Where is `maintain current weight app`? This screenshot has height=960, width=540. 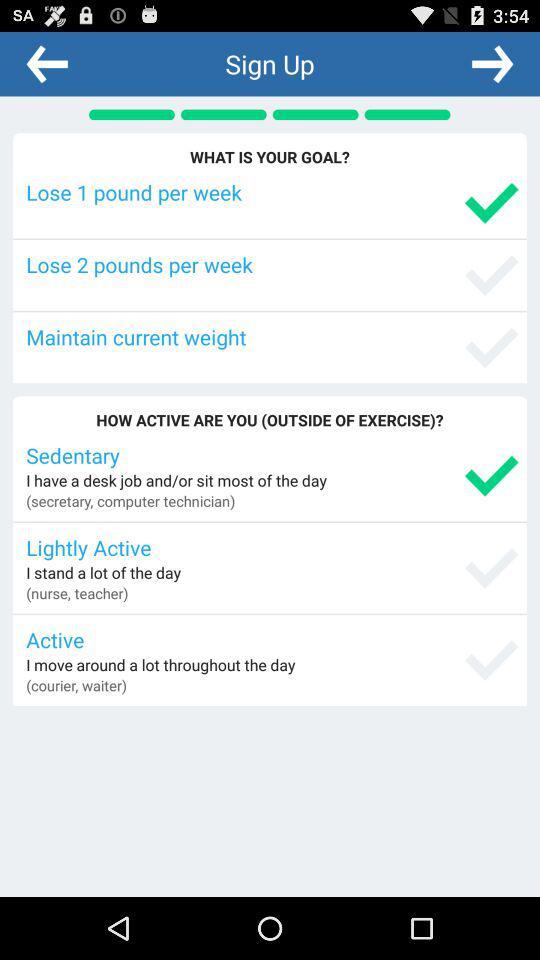
maintain current weight app is located at coordinates (271, 336).